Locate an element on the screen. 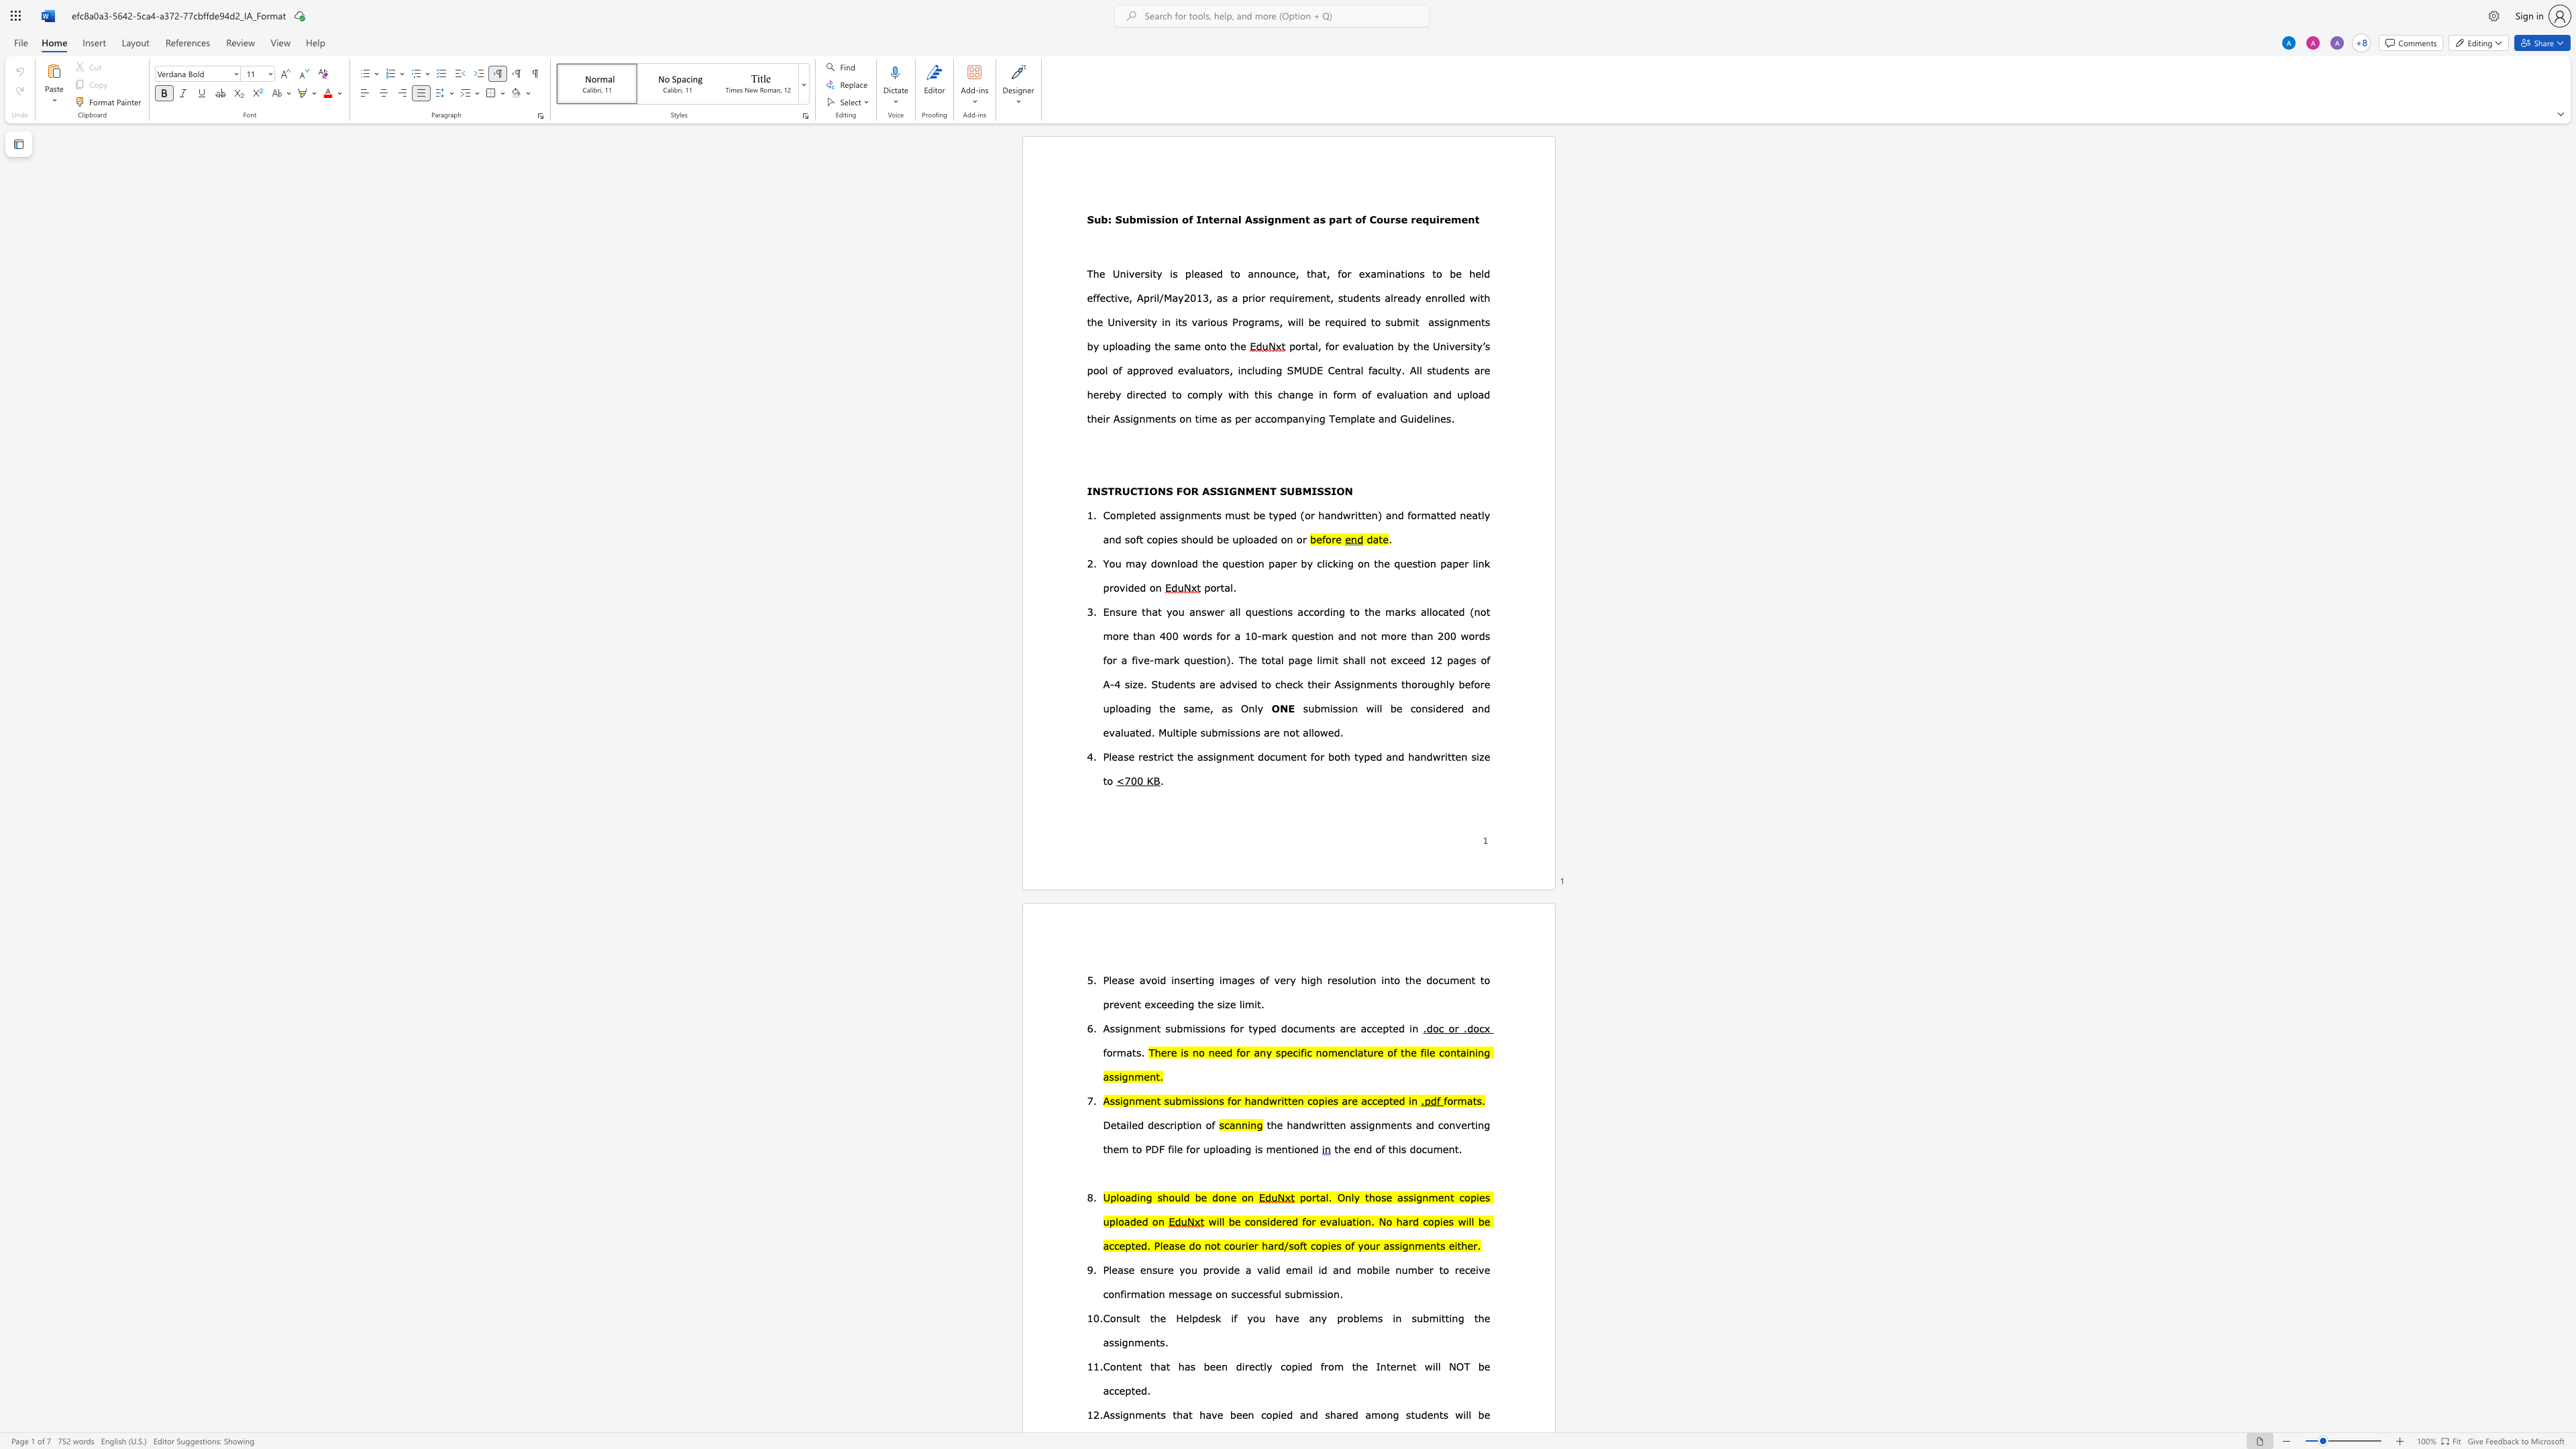  the space between the continuous character "o" and "t" in the text is located at coordinates (1295, 731).